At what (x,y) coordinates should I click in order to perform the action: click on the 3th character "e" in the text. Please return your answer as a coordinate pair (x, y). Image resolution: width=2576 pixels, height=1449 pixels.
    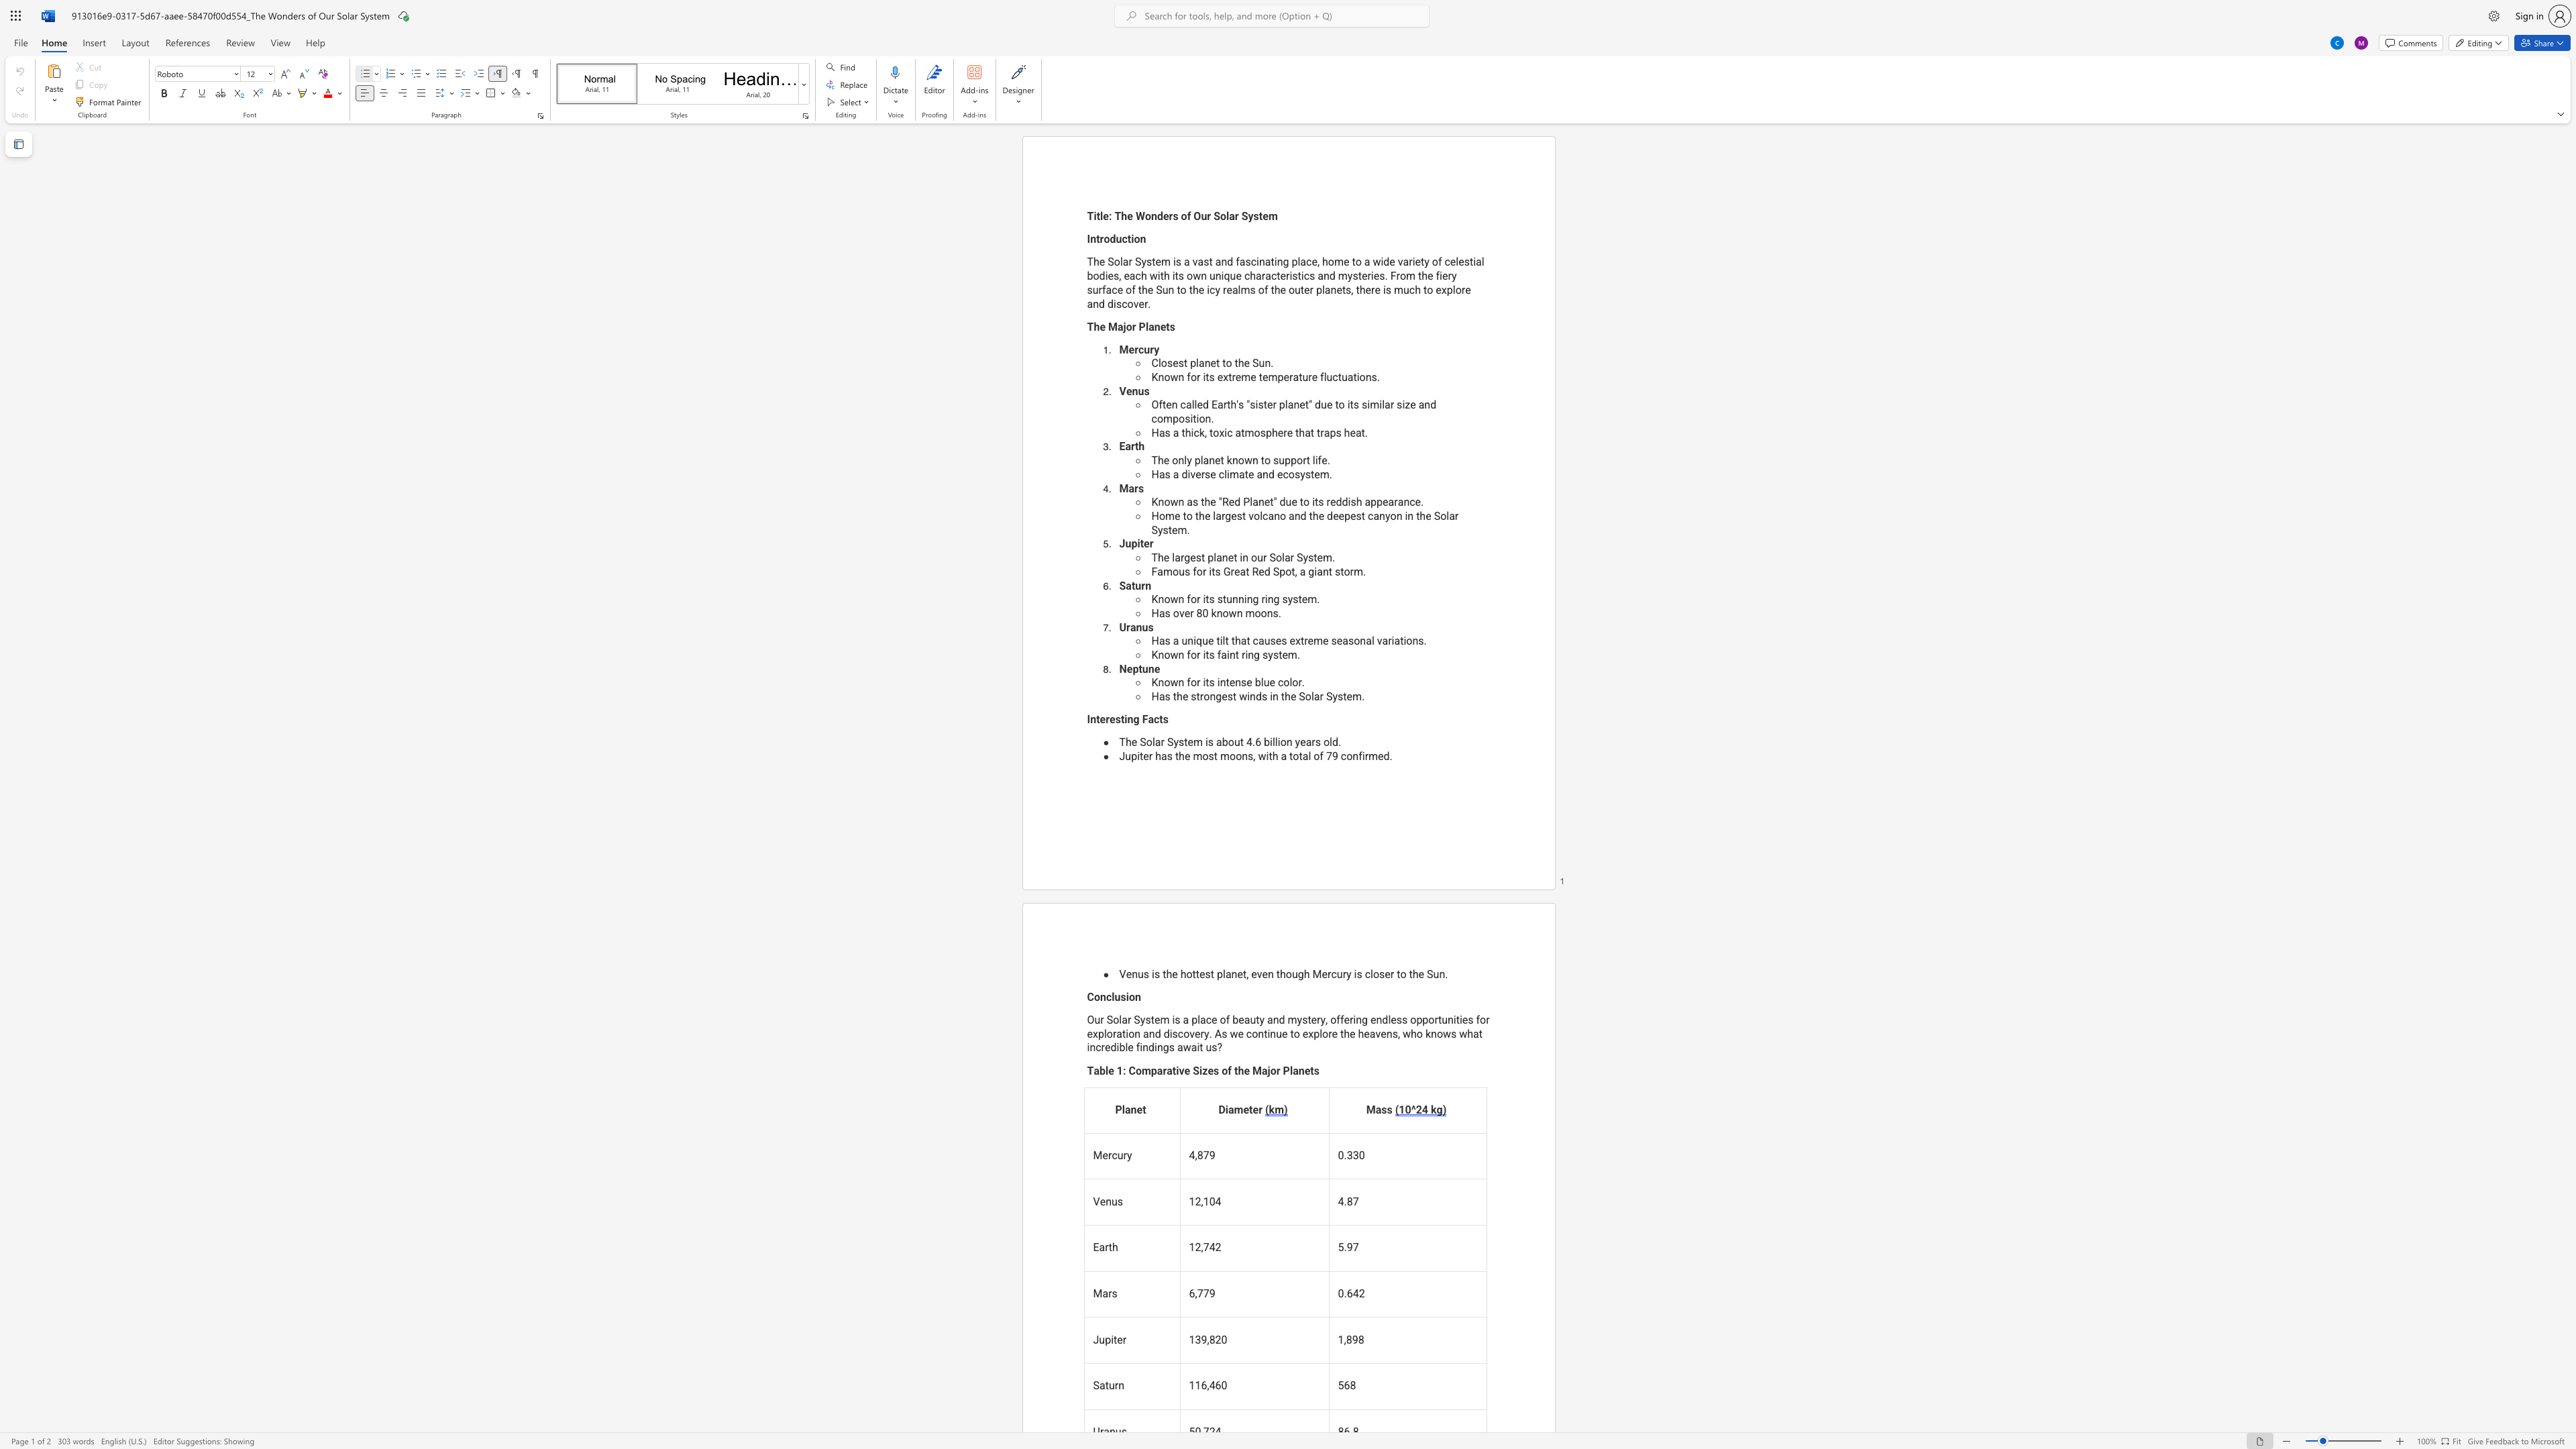
    Looking at the image, I should click on (1250, 474).